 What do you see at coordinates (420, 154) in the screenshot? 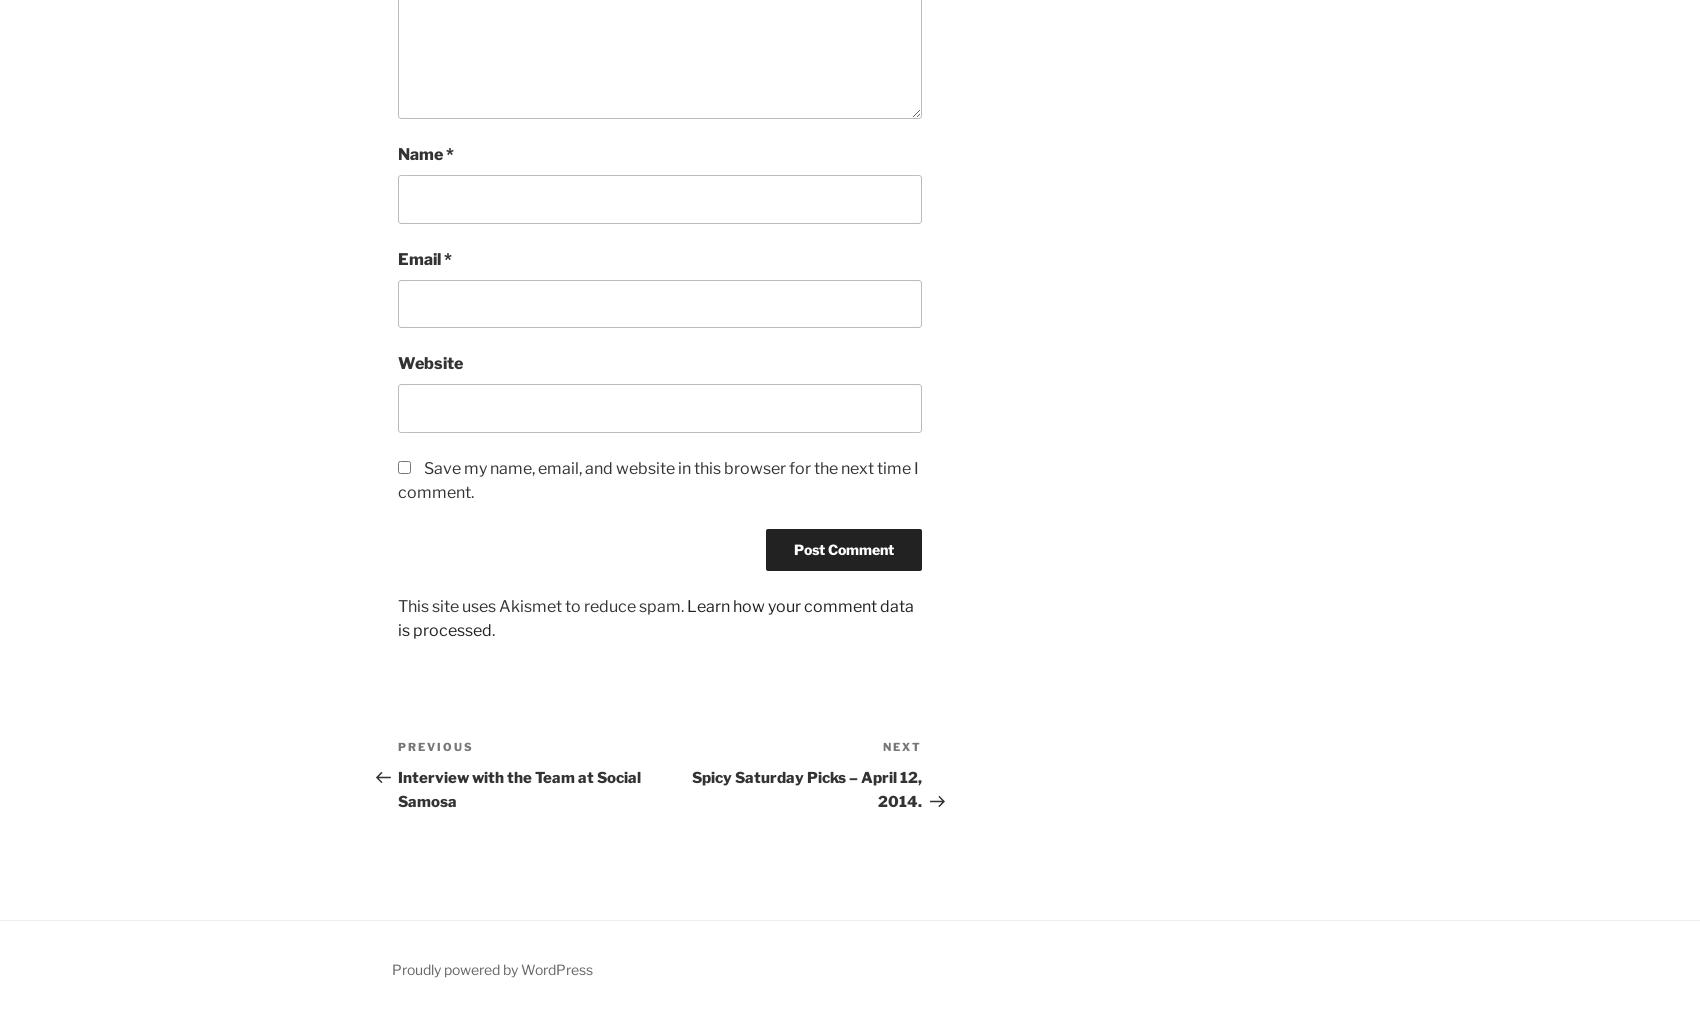
I see `'Name'` at bounding box center [420, 154].